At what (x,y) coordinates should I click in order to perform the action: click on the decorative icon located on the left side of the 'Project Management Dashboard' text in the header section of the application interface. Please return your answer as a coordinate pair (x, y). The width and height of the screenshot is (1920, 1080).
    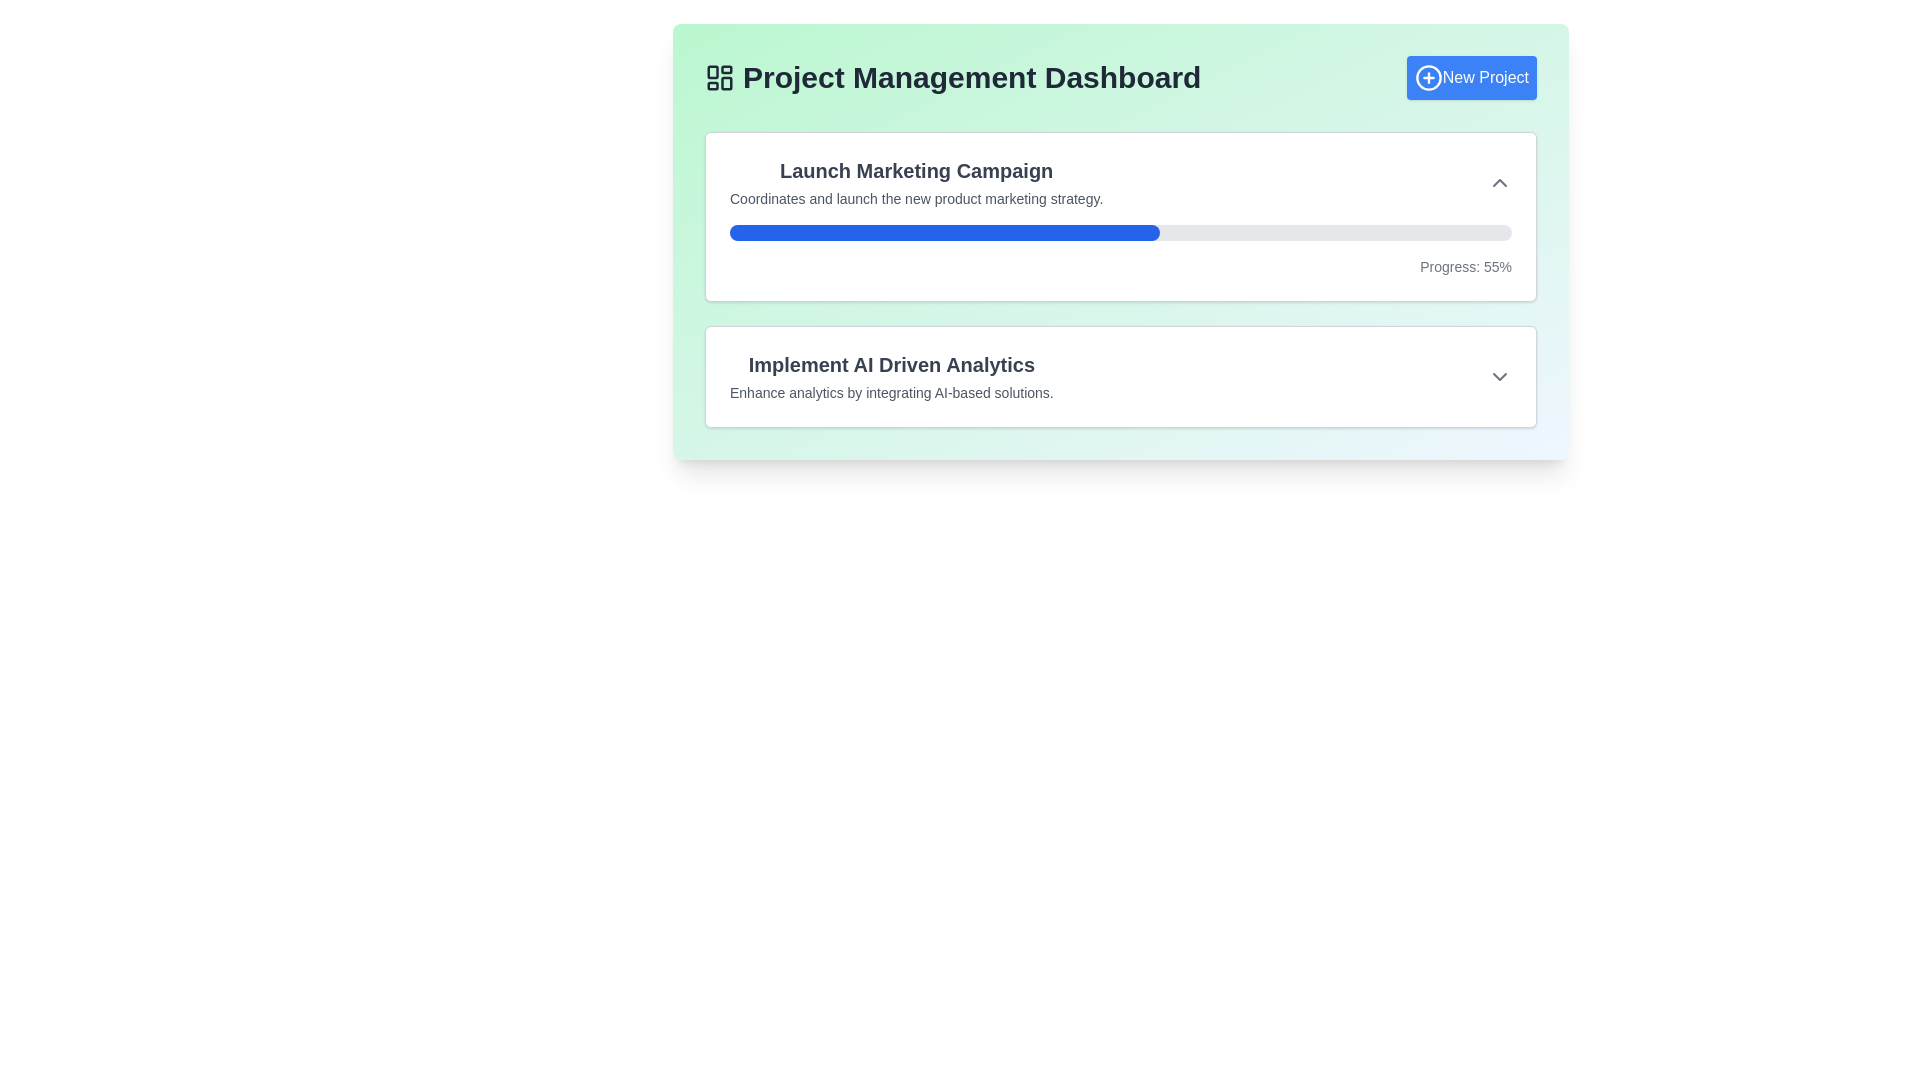
    Looking at the image, I should click on (720, 76).